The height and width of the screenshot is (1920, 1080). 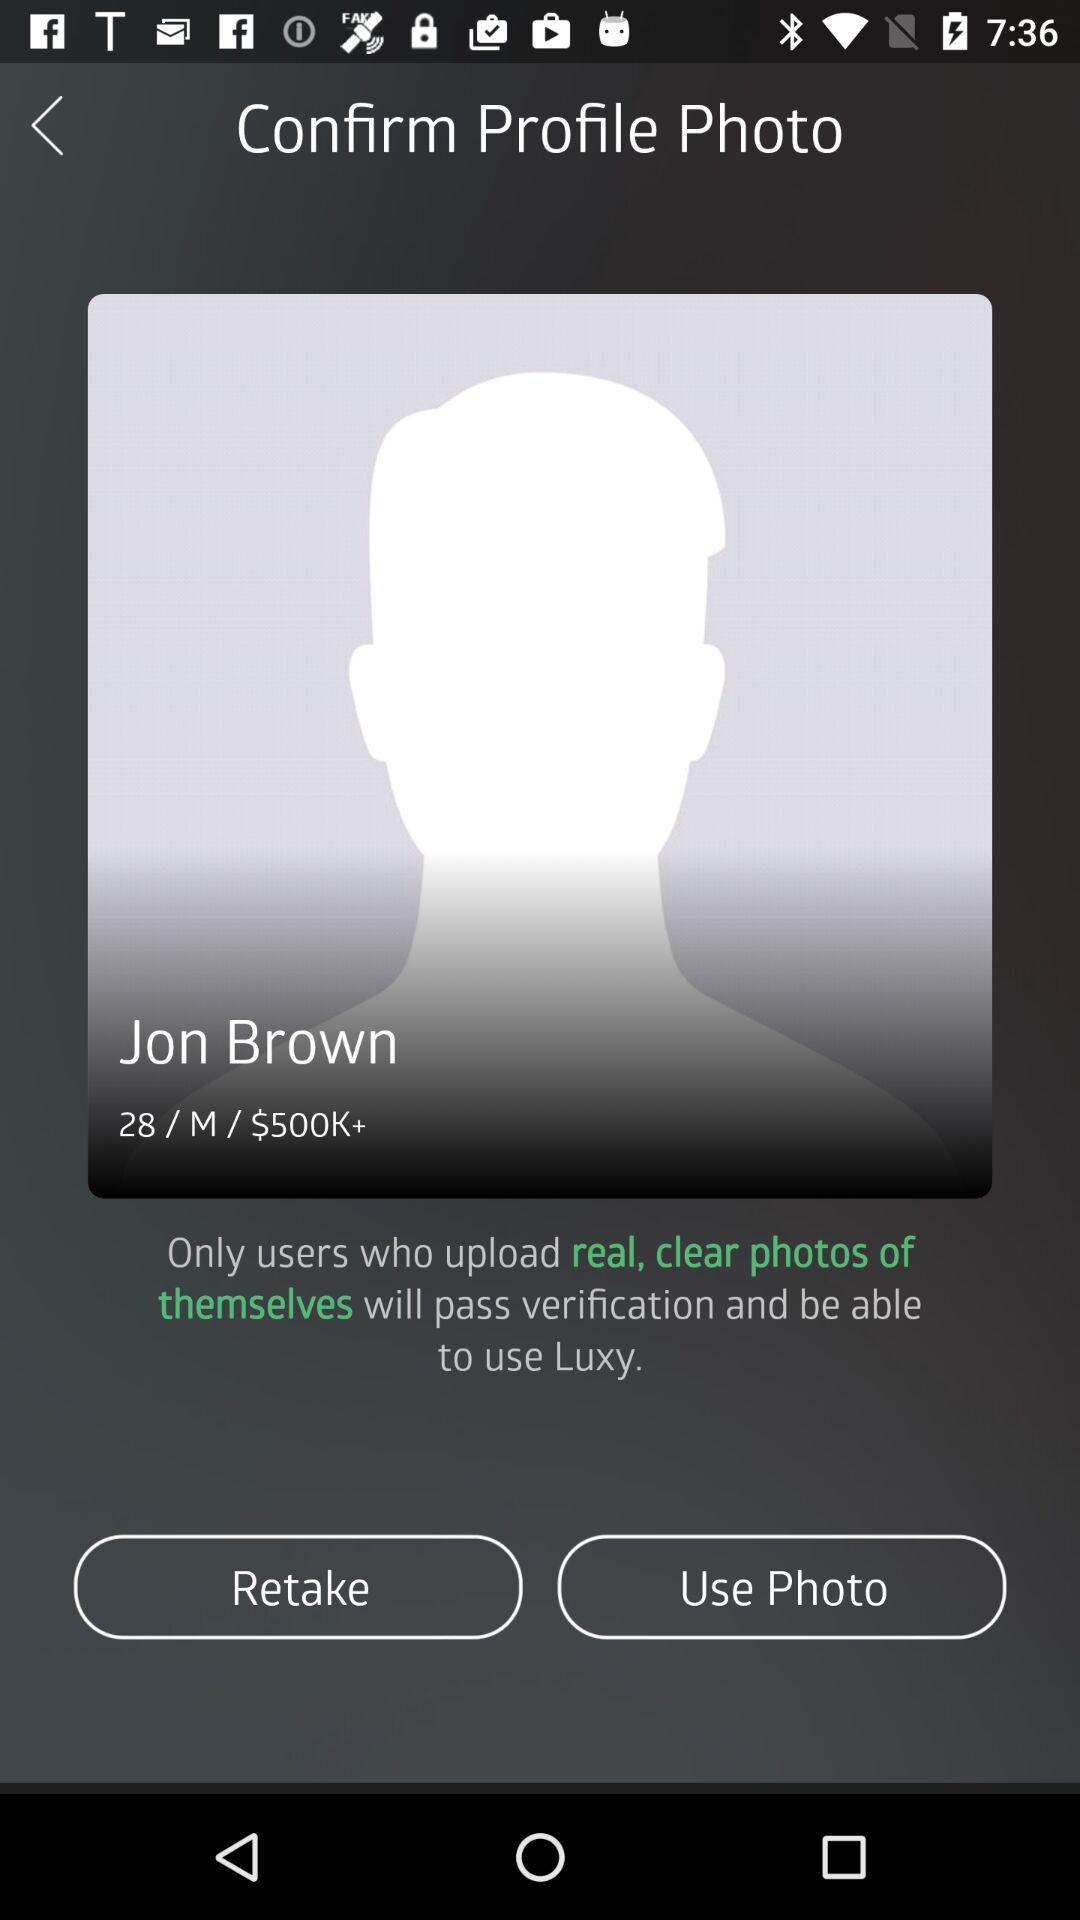 What do you see at coordinates (538, 124) in the screenshot?
I see `confirm profile photo` at bounding box center [538, 124].